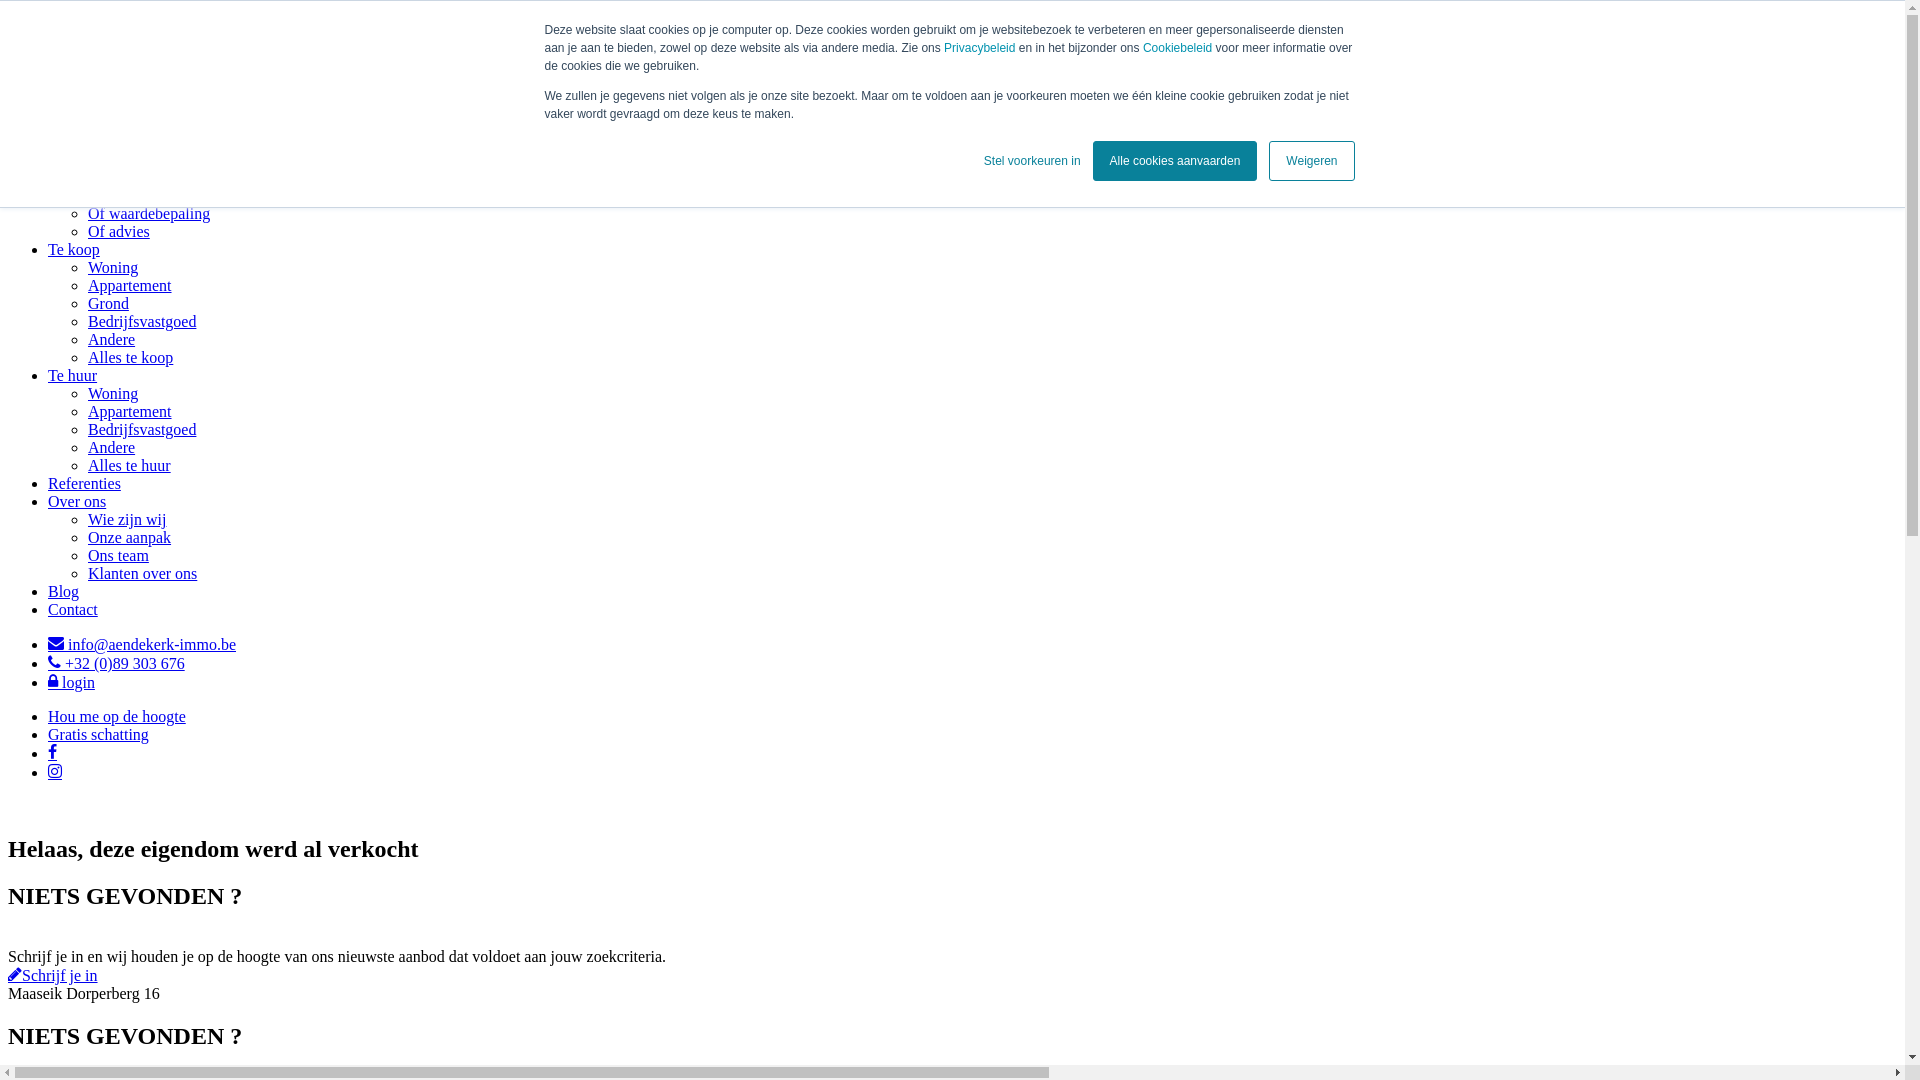 The height and width of the screenshot is (1080, 1920). I want to click on 'Hou me op de hoogte', so click(115, 715).